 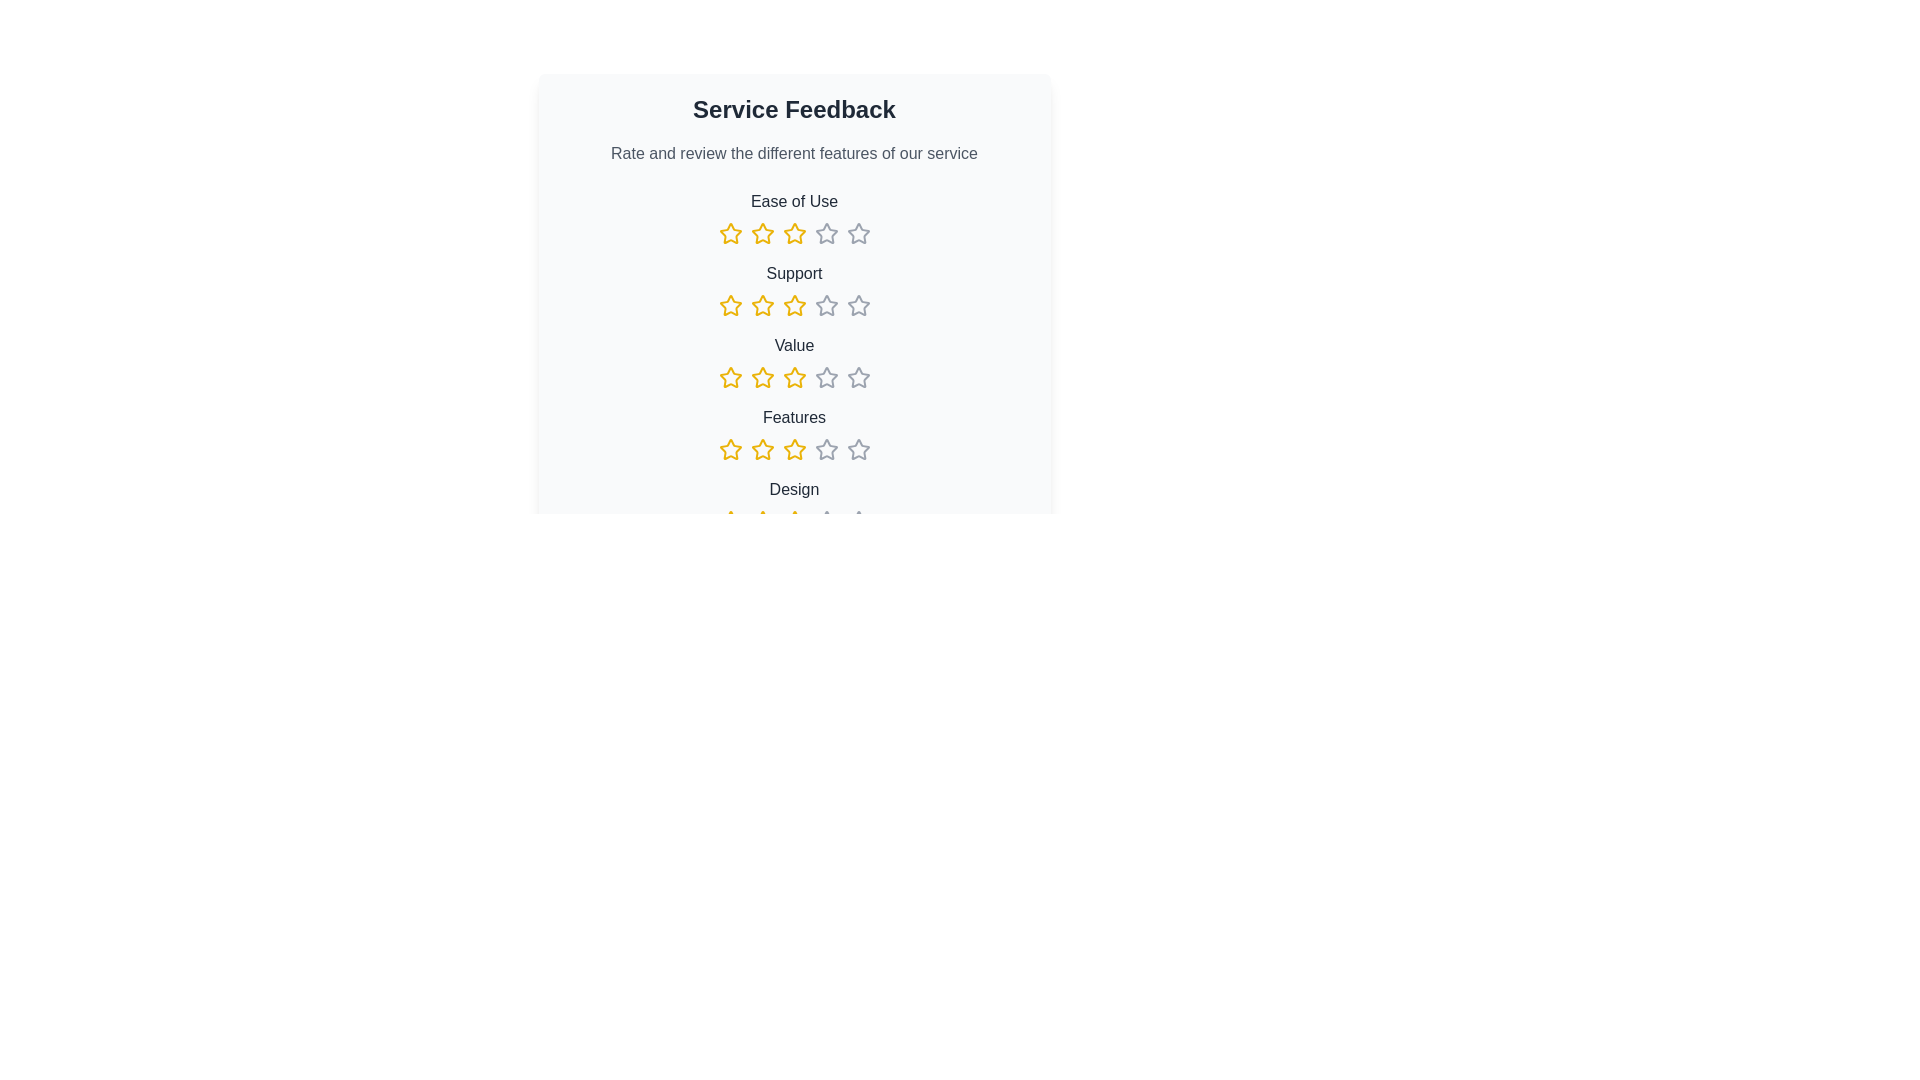 What do you see at coordinates (858, 232) in the screenshot?
I see `the fourth star in the five-star rating component under 'Ease of Use'` at bounding box center [858, 232].